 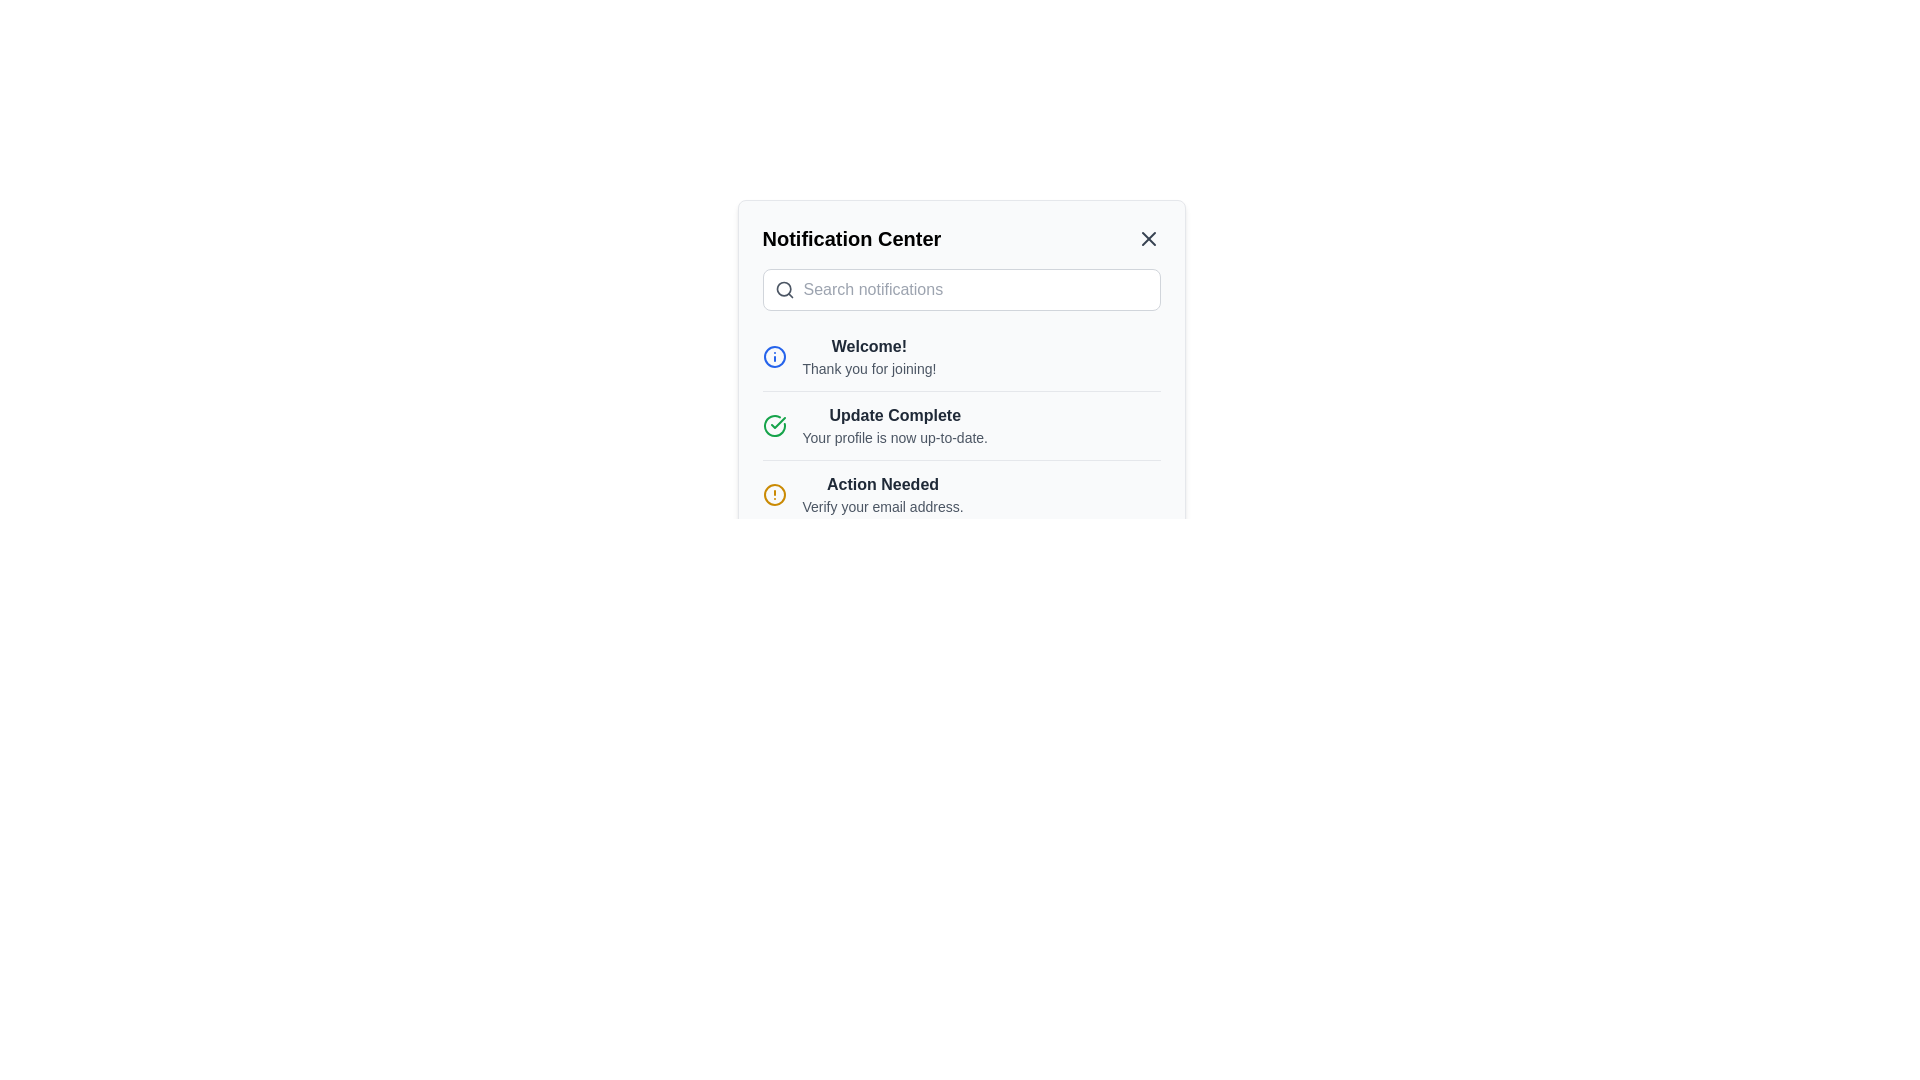 I want to click on the bold text element displaying 'Welcome!' in the notification card interface, which is positioned at the top and aligned above the supplementary text 'Thank you for joining!', so click(x=869, y=346).